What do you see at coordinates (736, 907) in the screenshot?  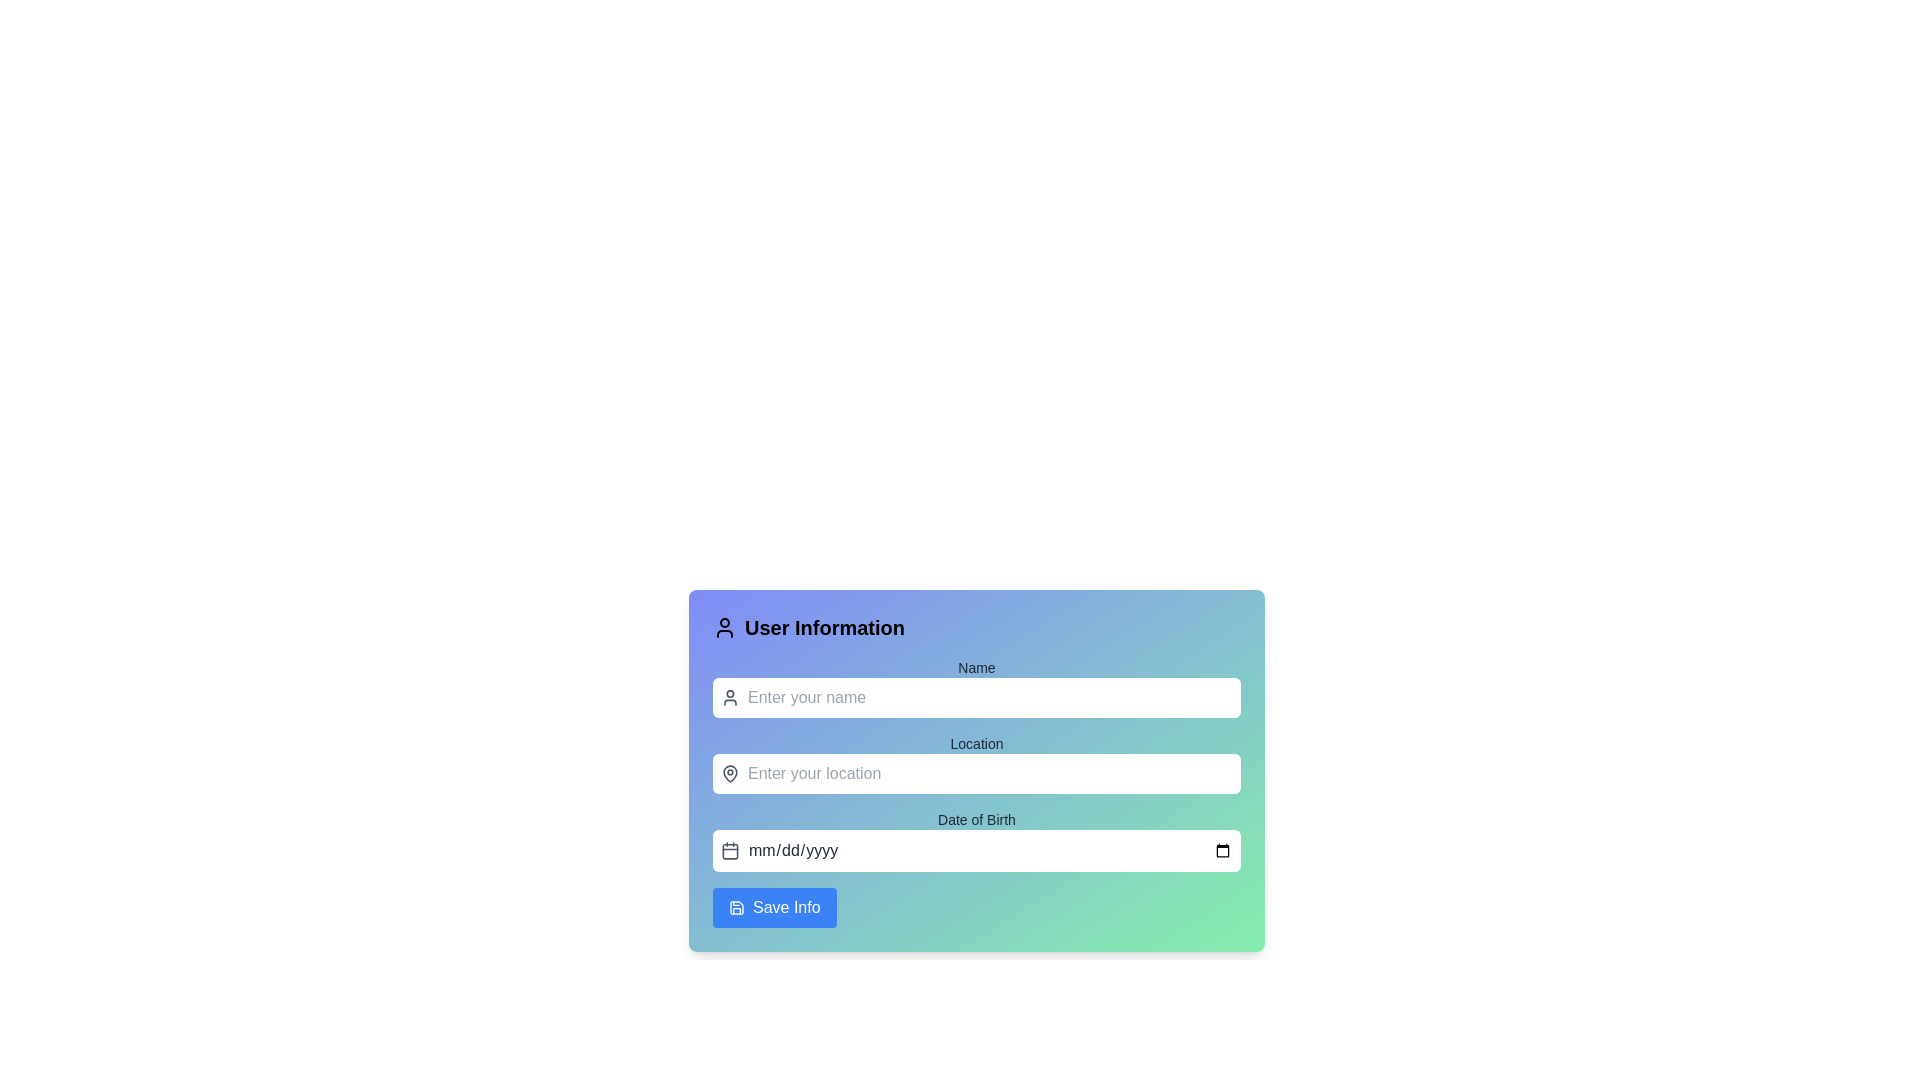 I see `the floppy disk icon located within the blue 'Save Info' button at the bottom of the user information form` at bounding box center [736, 907].